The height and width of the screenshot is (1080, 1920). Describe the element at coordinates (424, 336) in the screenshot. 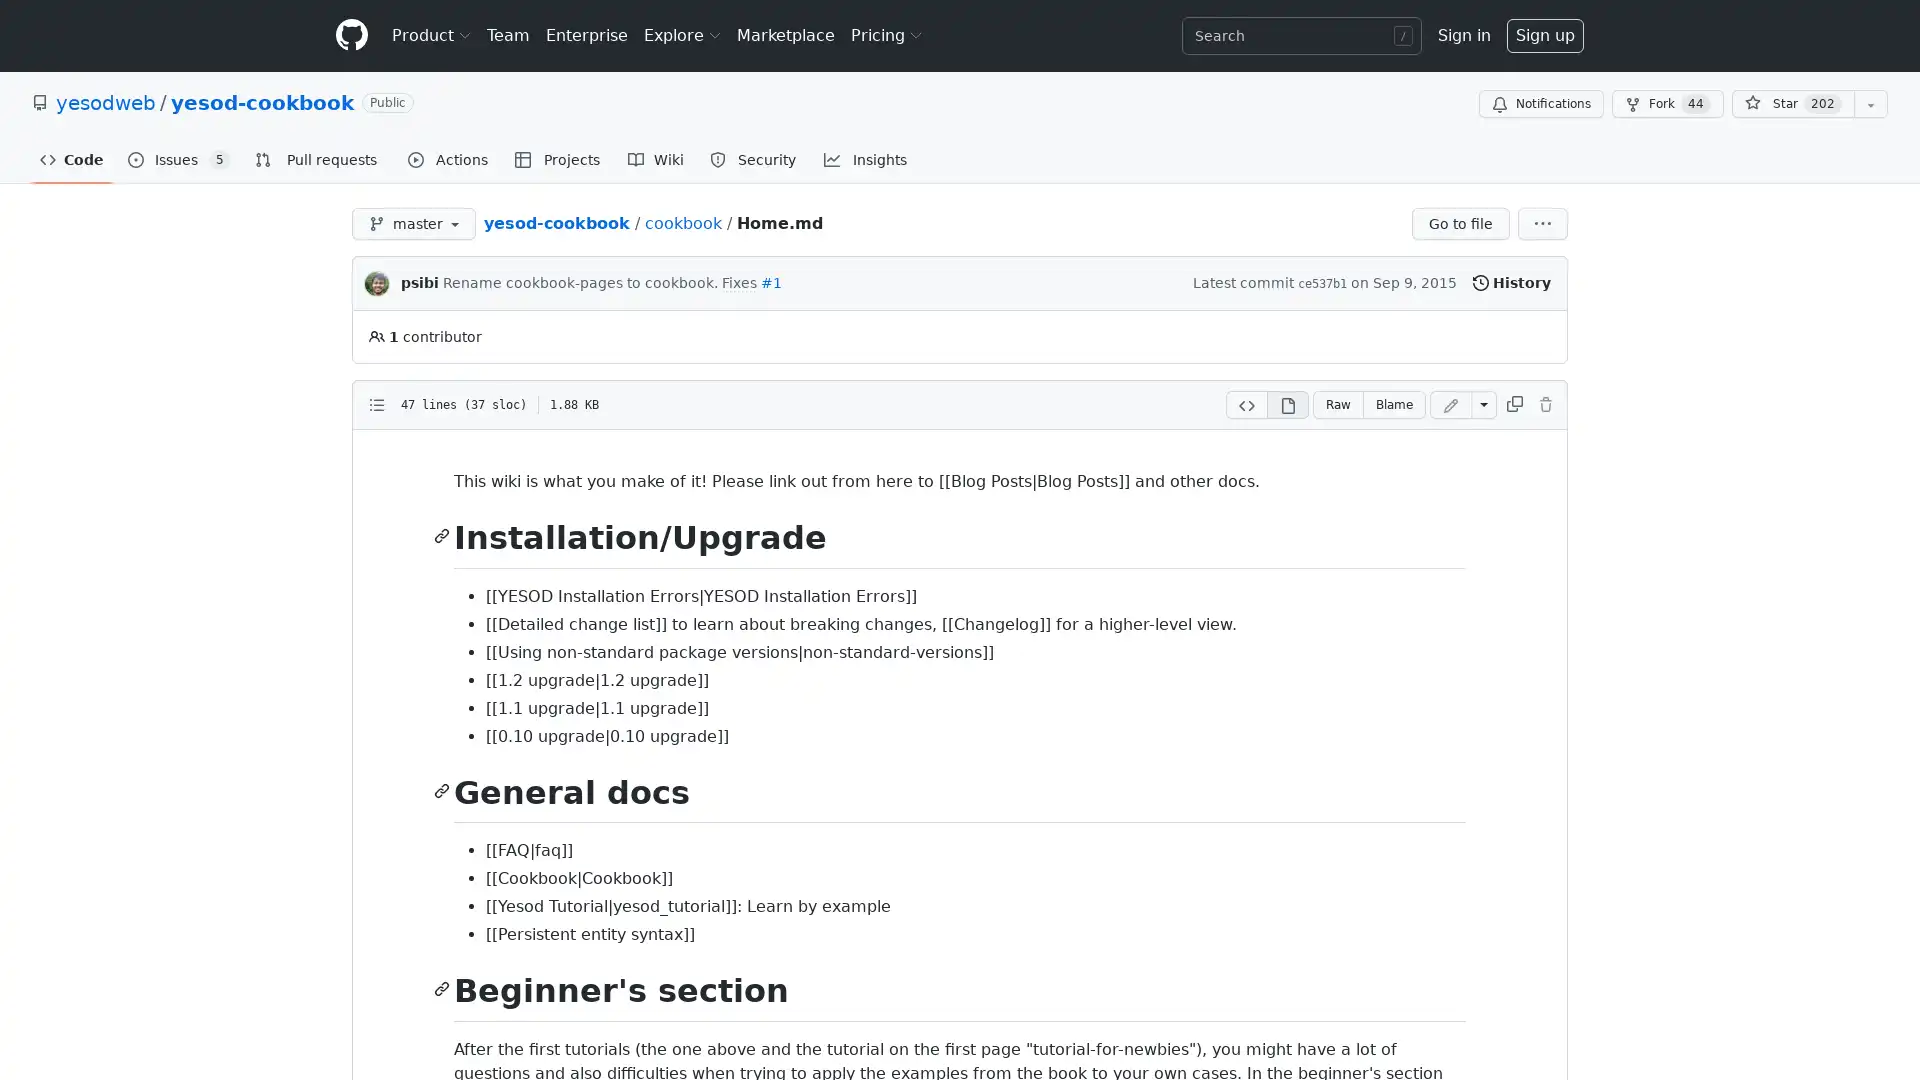

I see `1 contributor` at that location.